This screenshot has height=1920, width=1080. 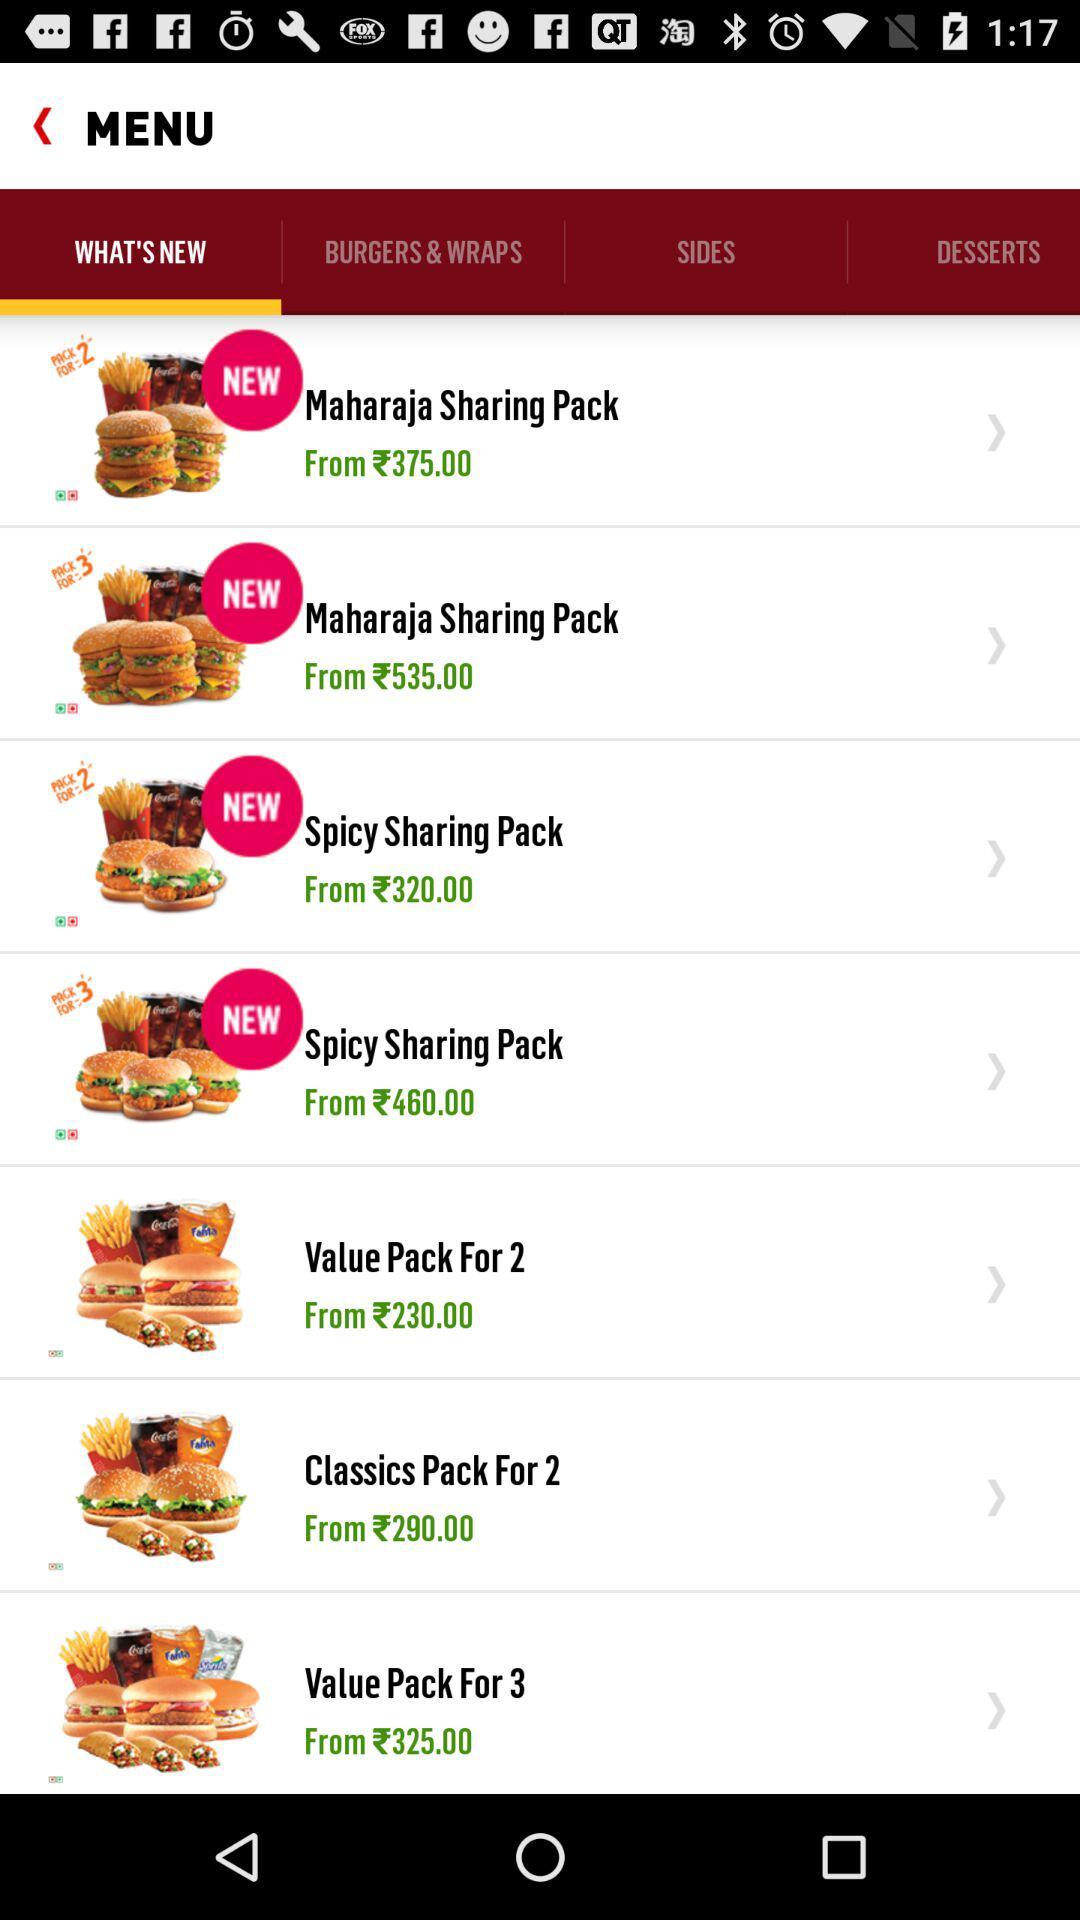 I want to click on icon next to the maharaja sharing pack, so click(x=159, y=631).